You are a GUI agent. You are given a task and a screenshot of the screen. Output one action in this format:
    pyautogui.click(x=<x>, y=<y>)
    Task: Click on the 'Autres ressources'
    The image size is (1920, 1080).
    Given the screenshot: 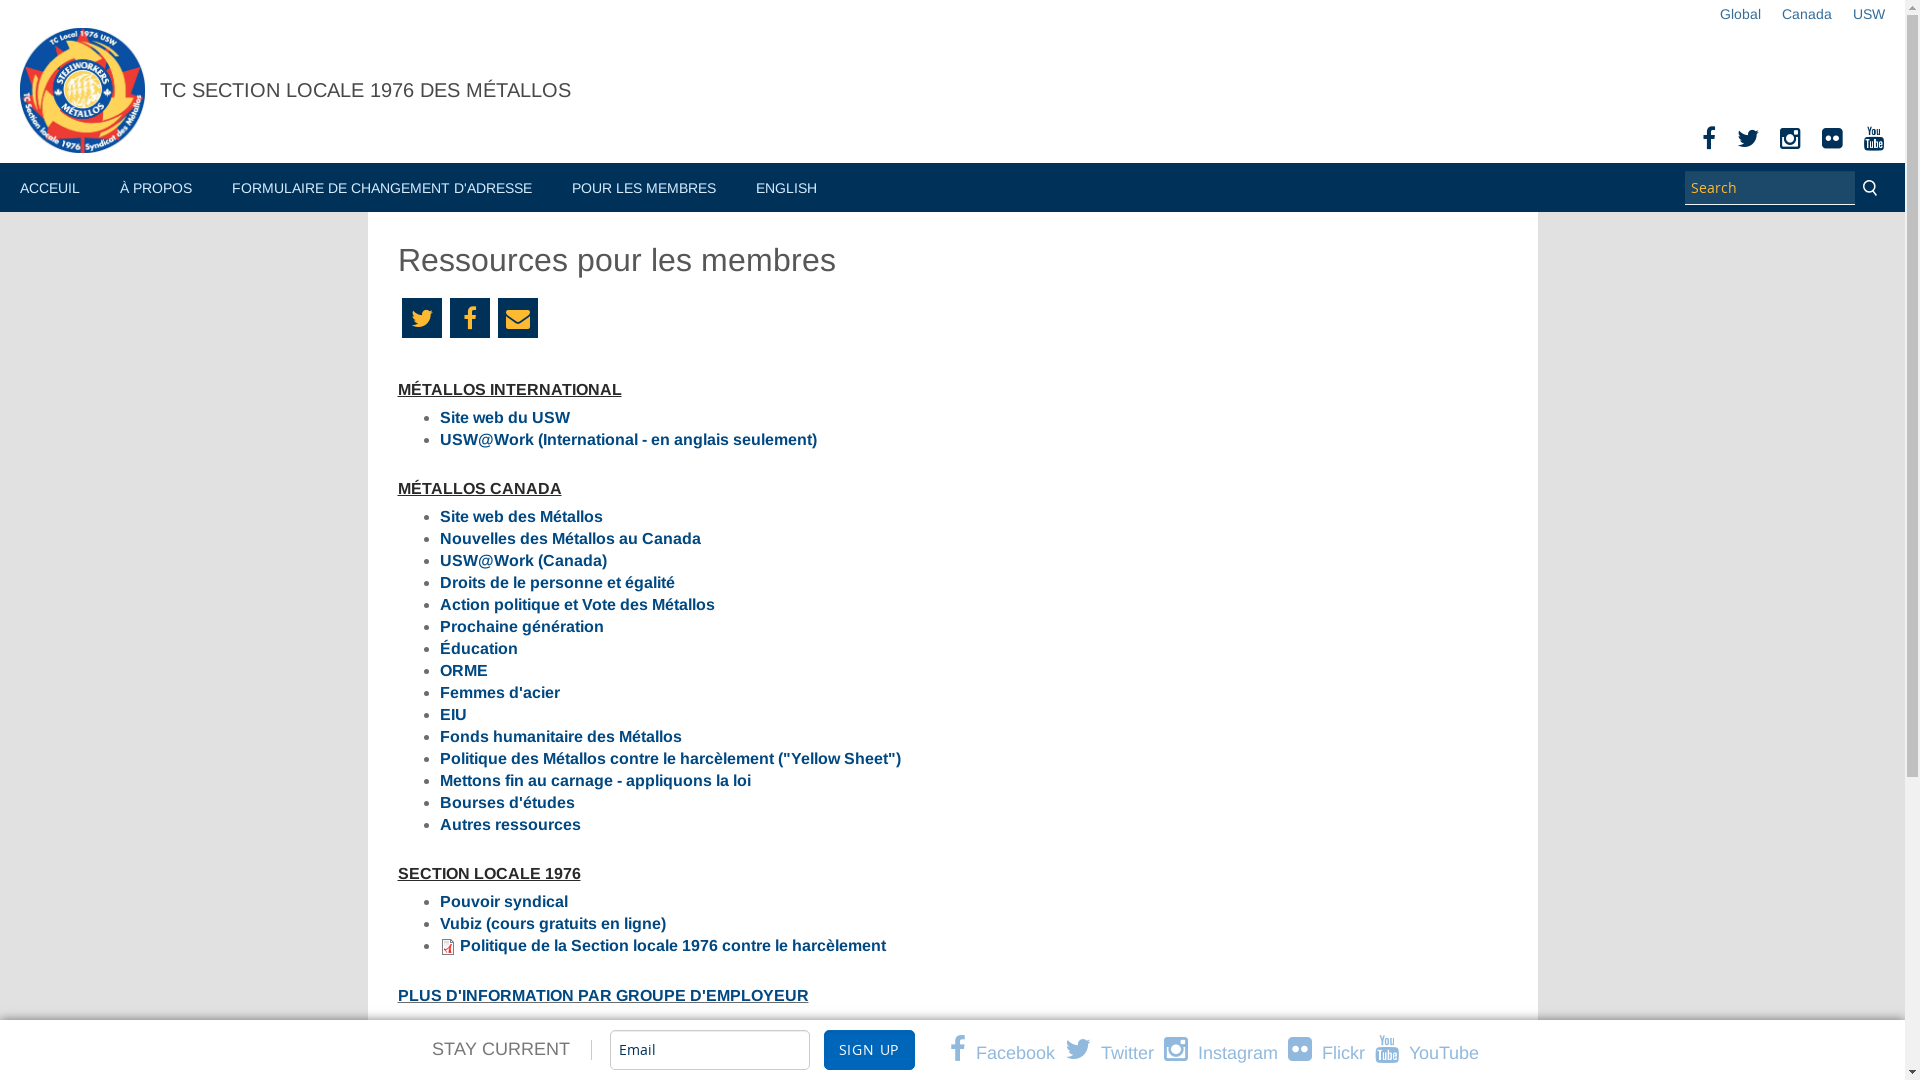 What is the action you would take?
    pyautogui.click(x=439, y=824)
    